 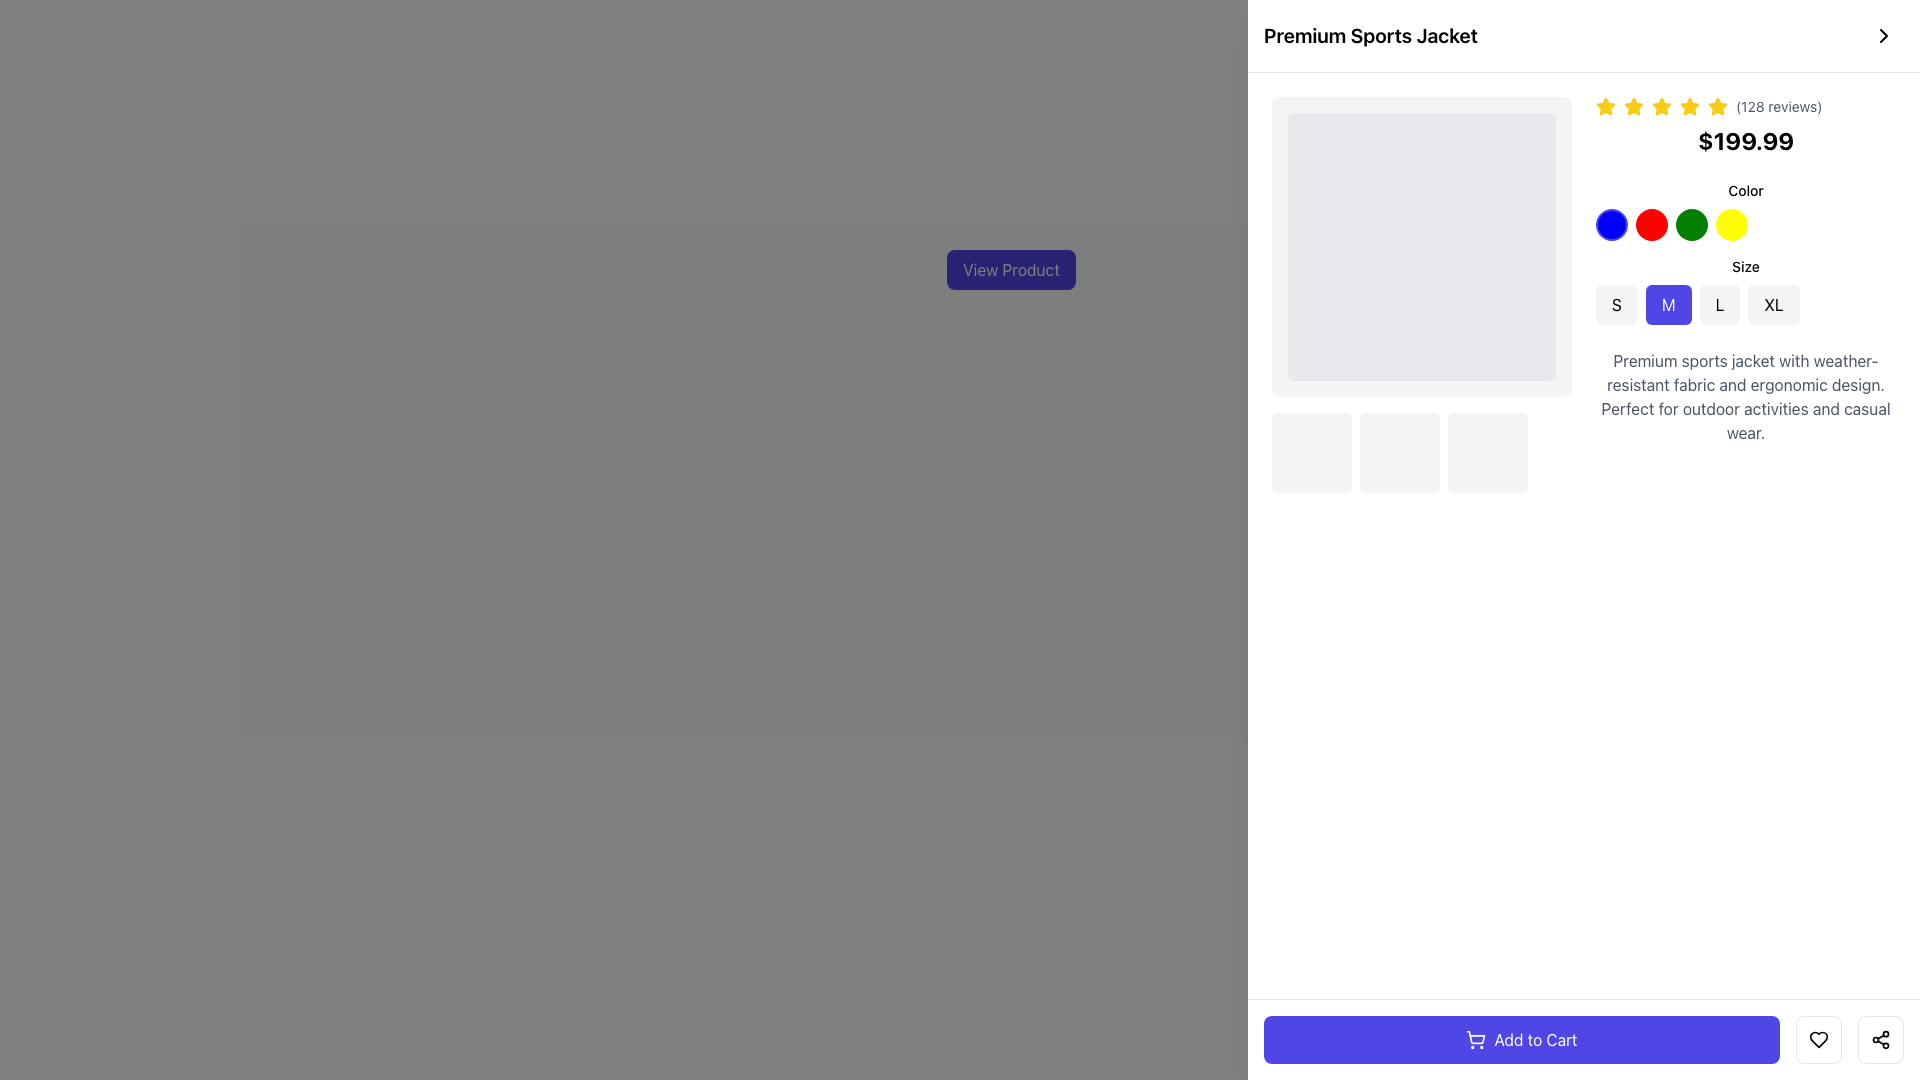 I want to click on the sharing icon button located in the bottom-right corner of the card group, so click(x=1880, y=1039).